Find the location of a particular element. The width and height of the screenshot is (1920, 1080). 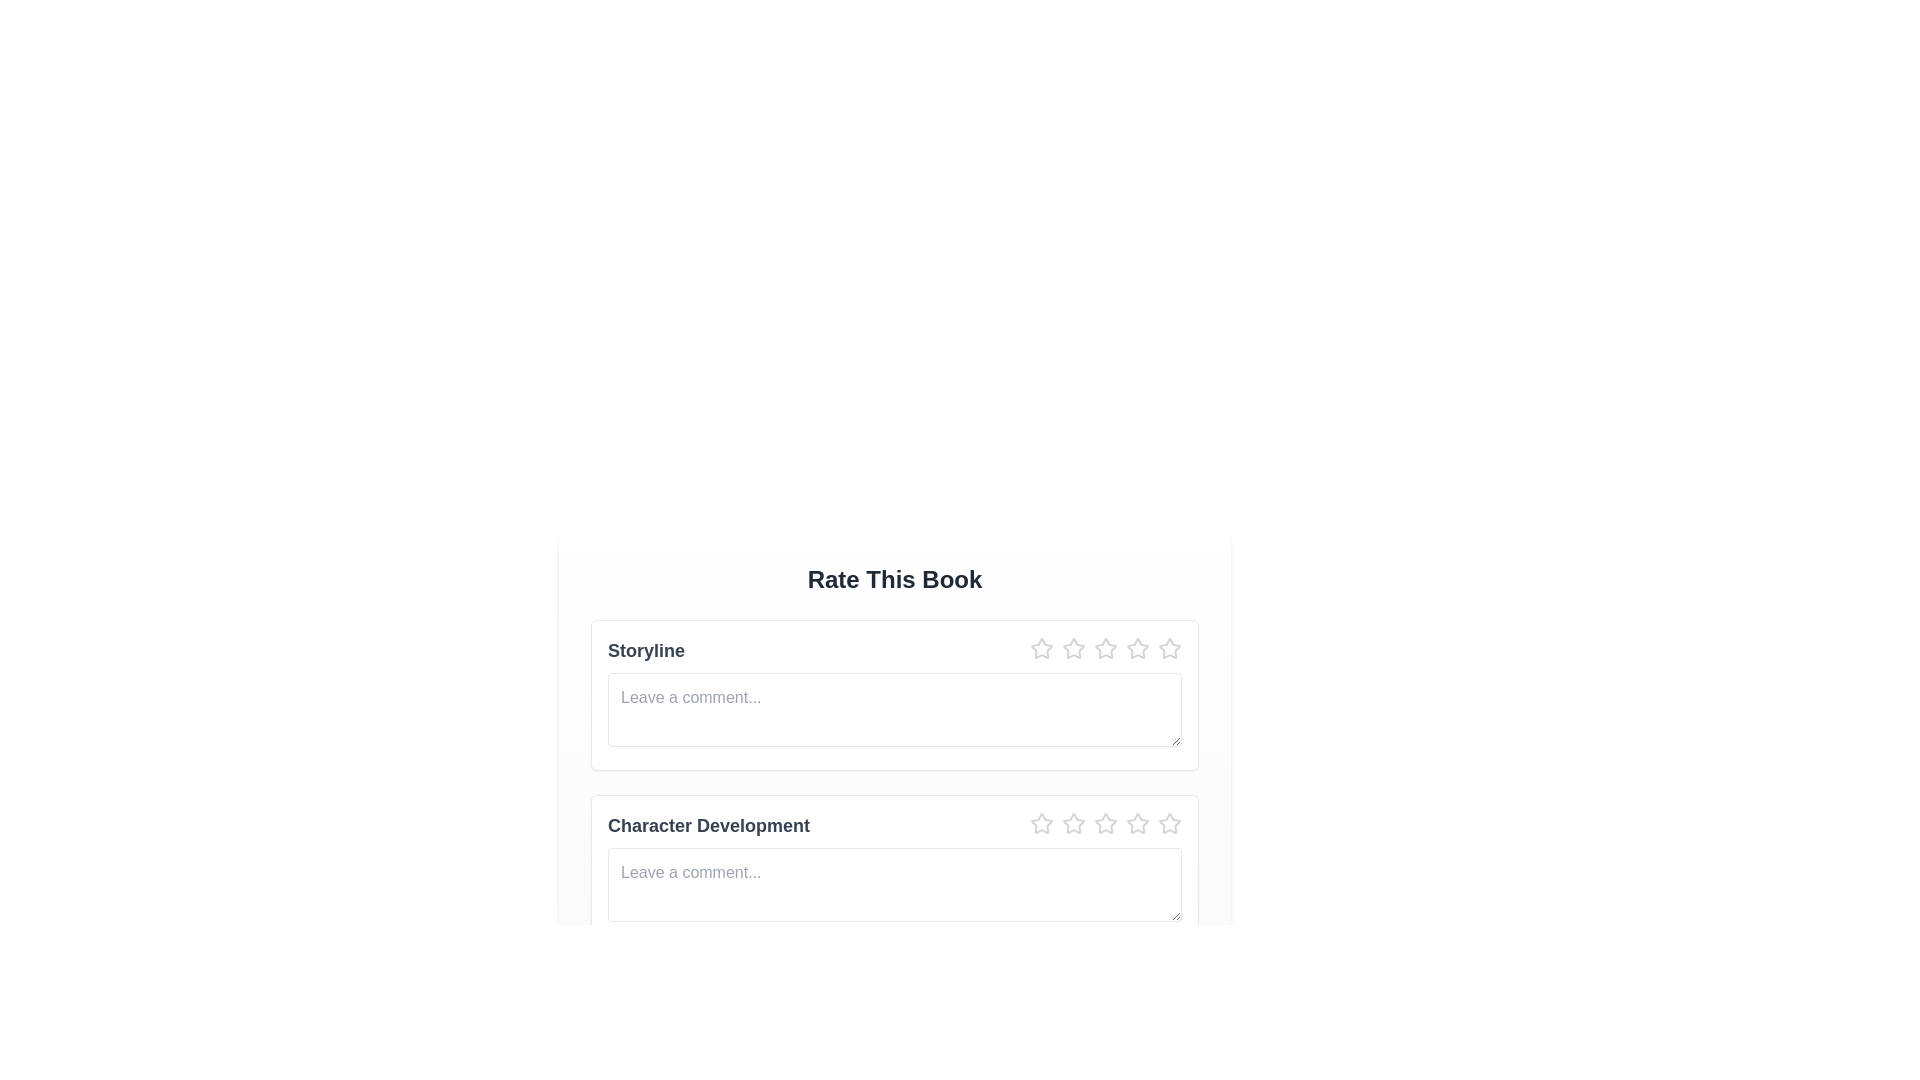

the third star icon in the rating system located under the 'Character Development' section is located at coordinates (1104, 825).